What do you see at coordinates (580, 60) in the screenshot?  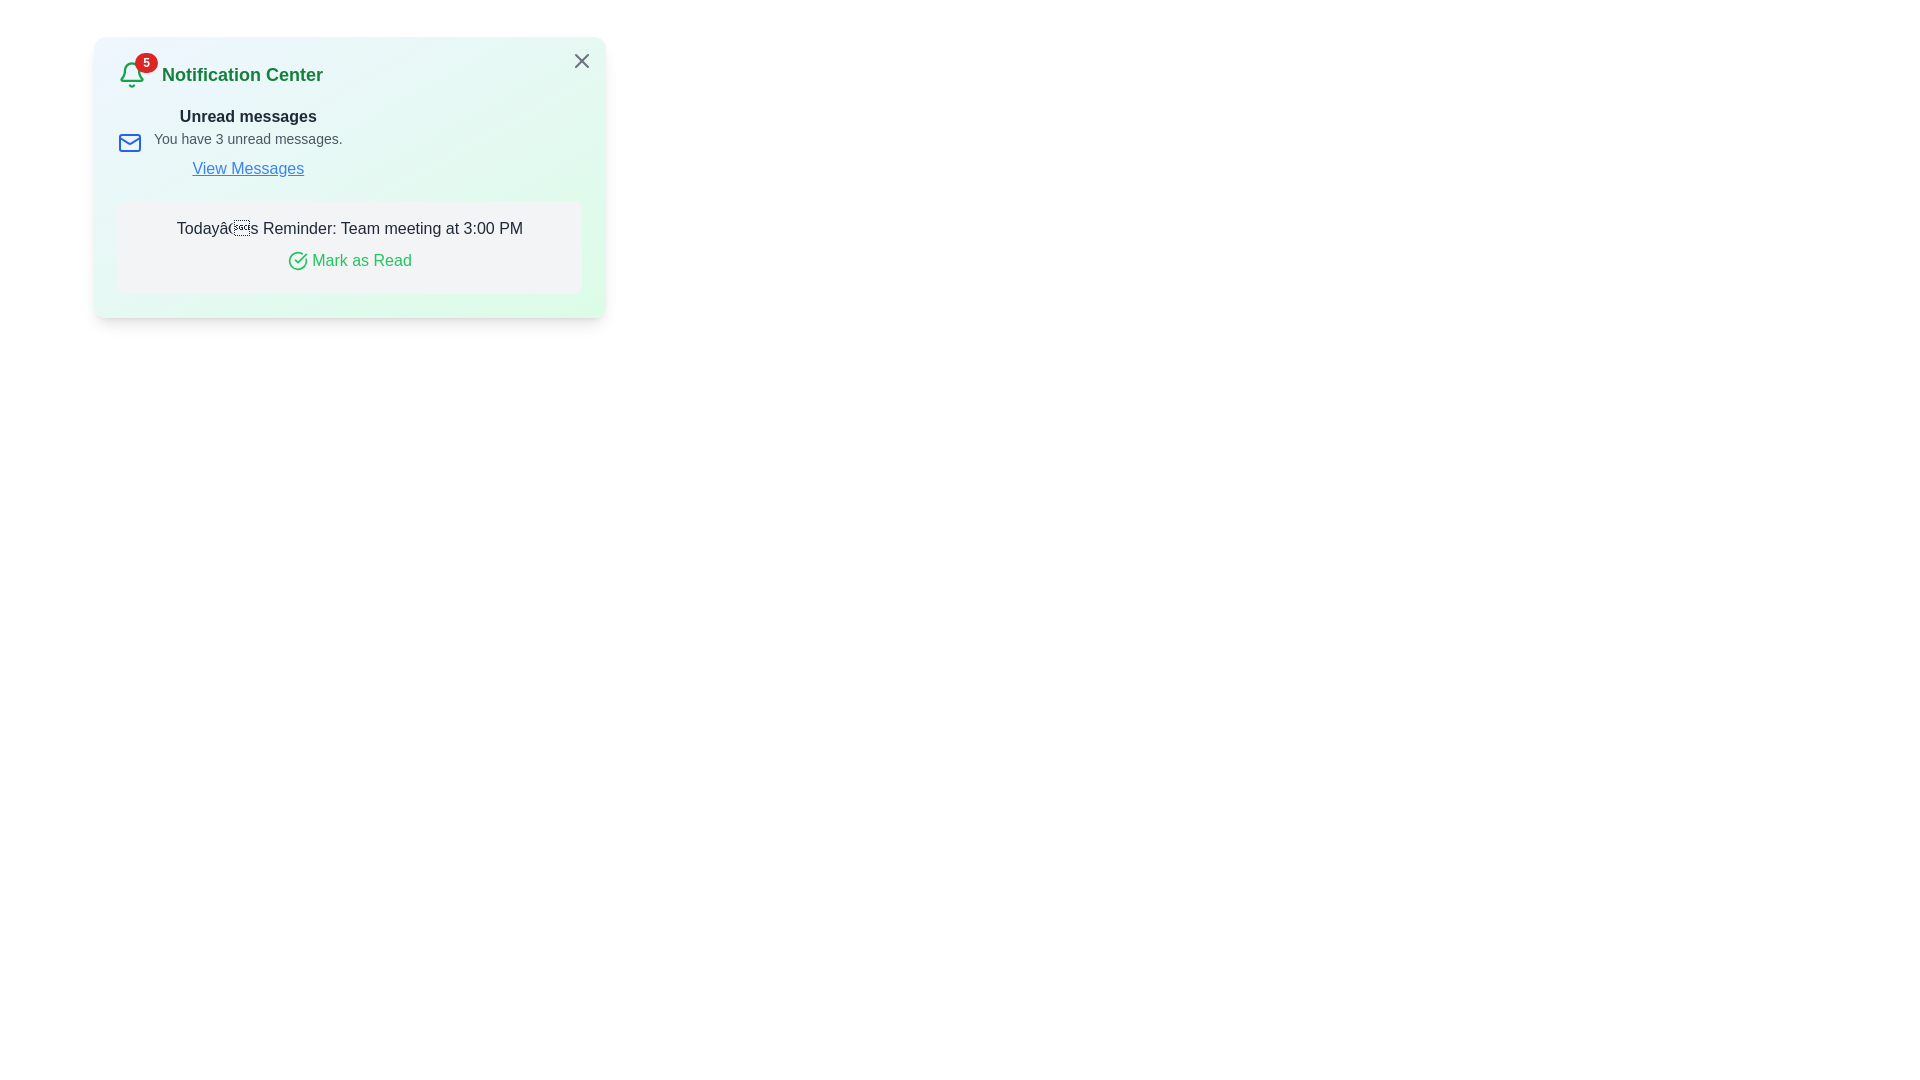 I see `the cross-shaped 'close' icon located at the top-right corner of the notification card` at bounding box center [580, 60].